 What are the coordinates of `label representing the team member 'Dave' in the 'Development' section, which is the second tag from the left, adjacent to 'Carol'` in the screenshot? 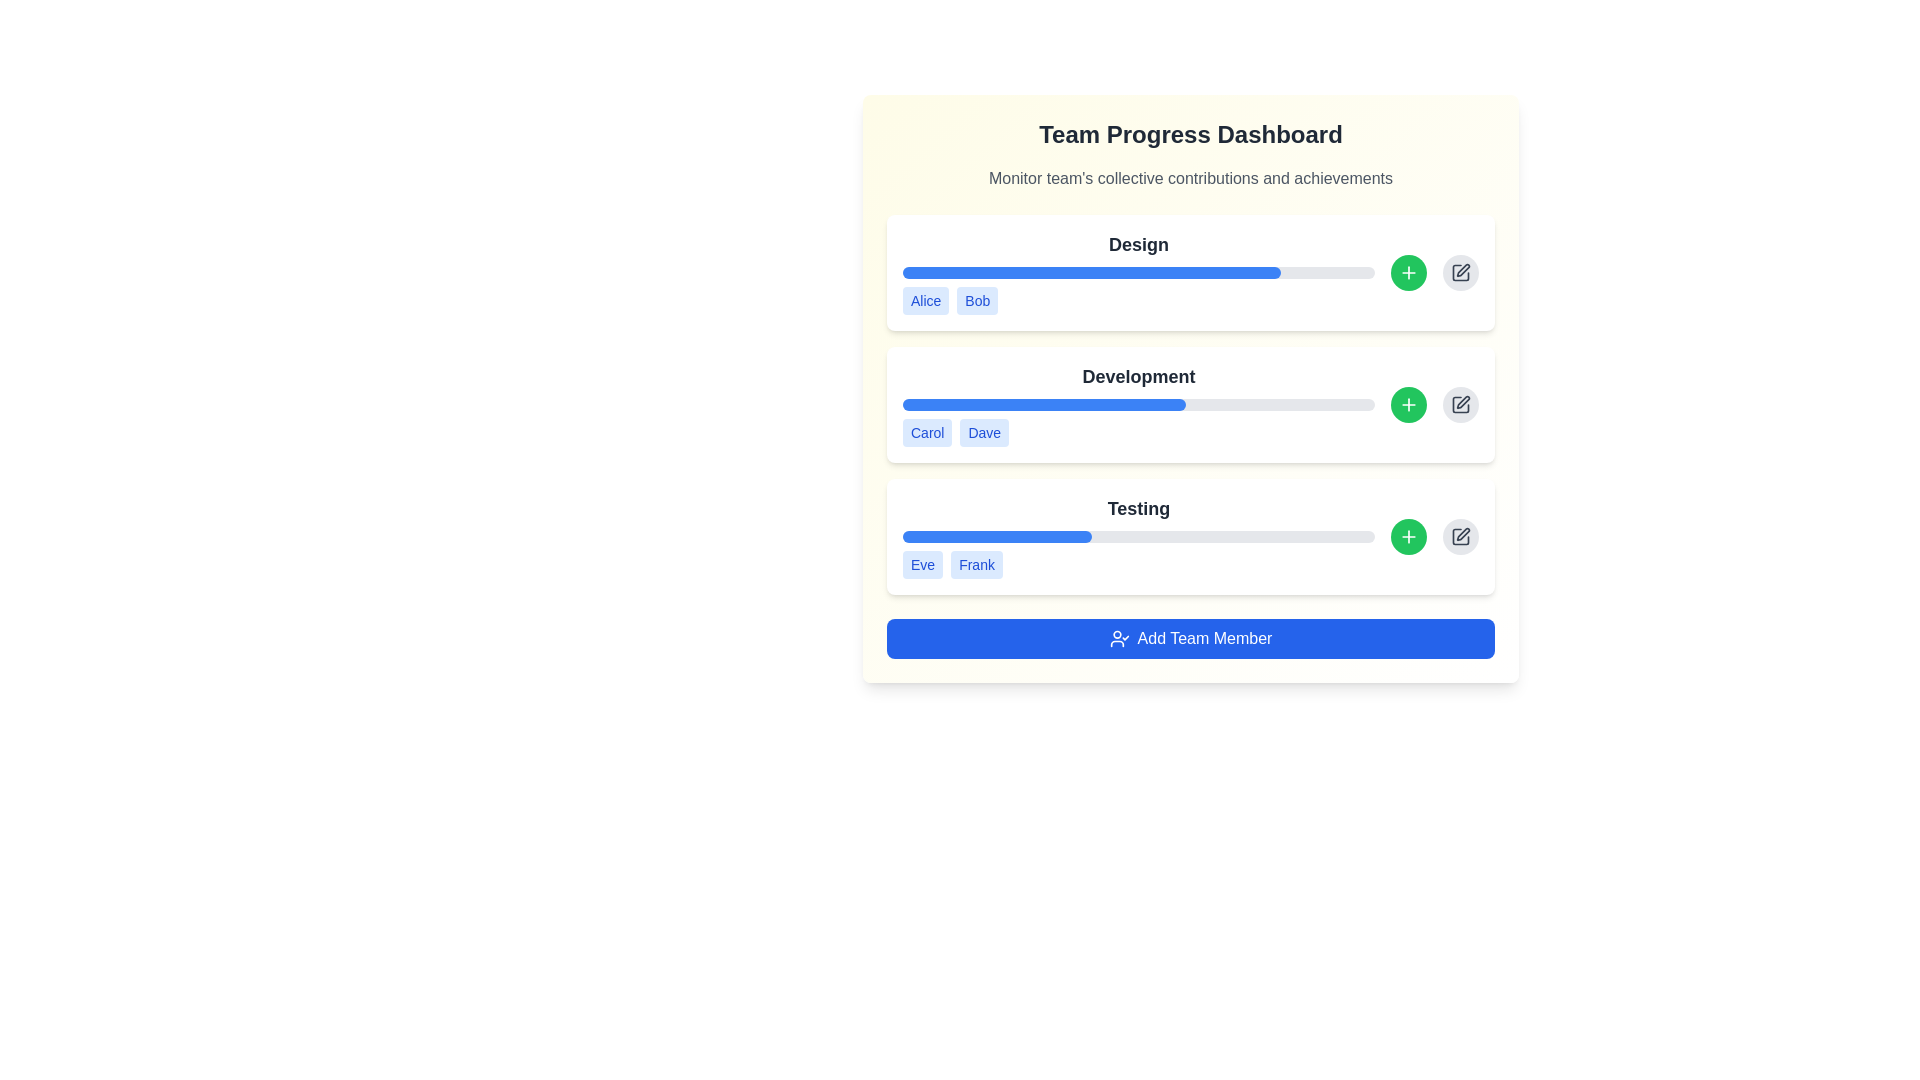 It's located at (984, 431).